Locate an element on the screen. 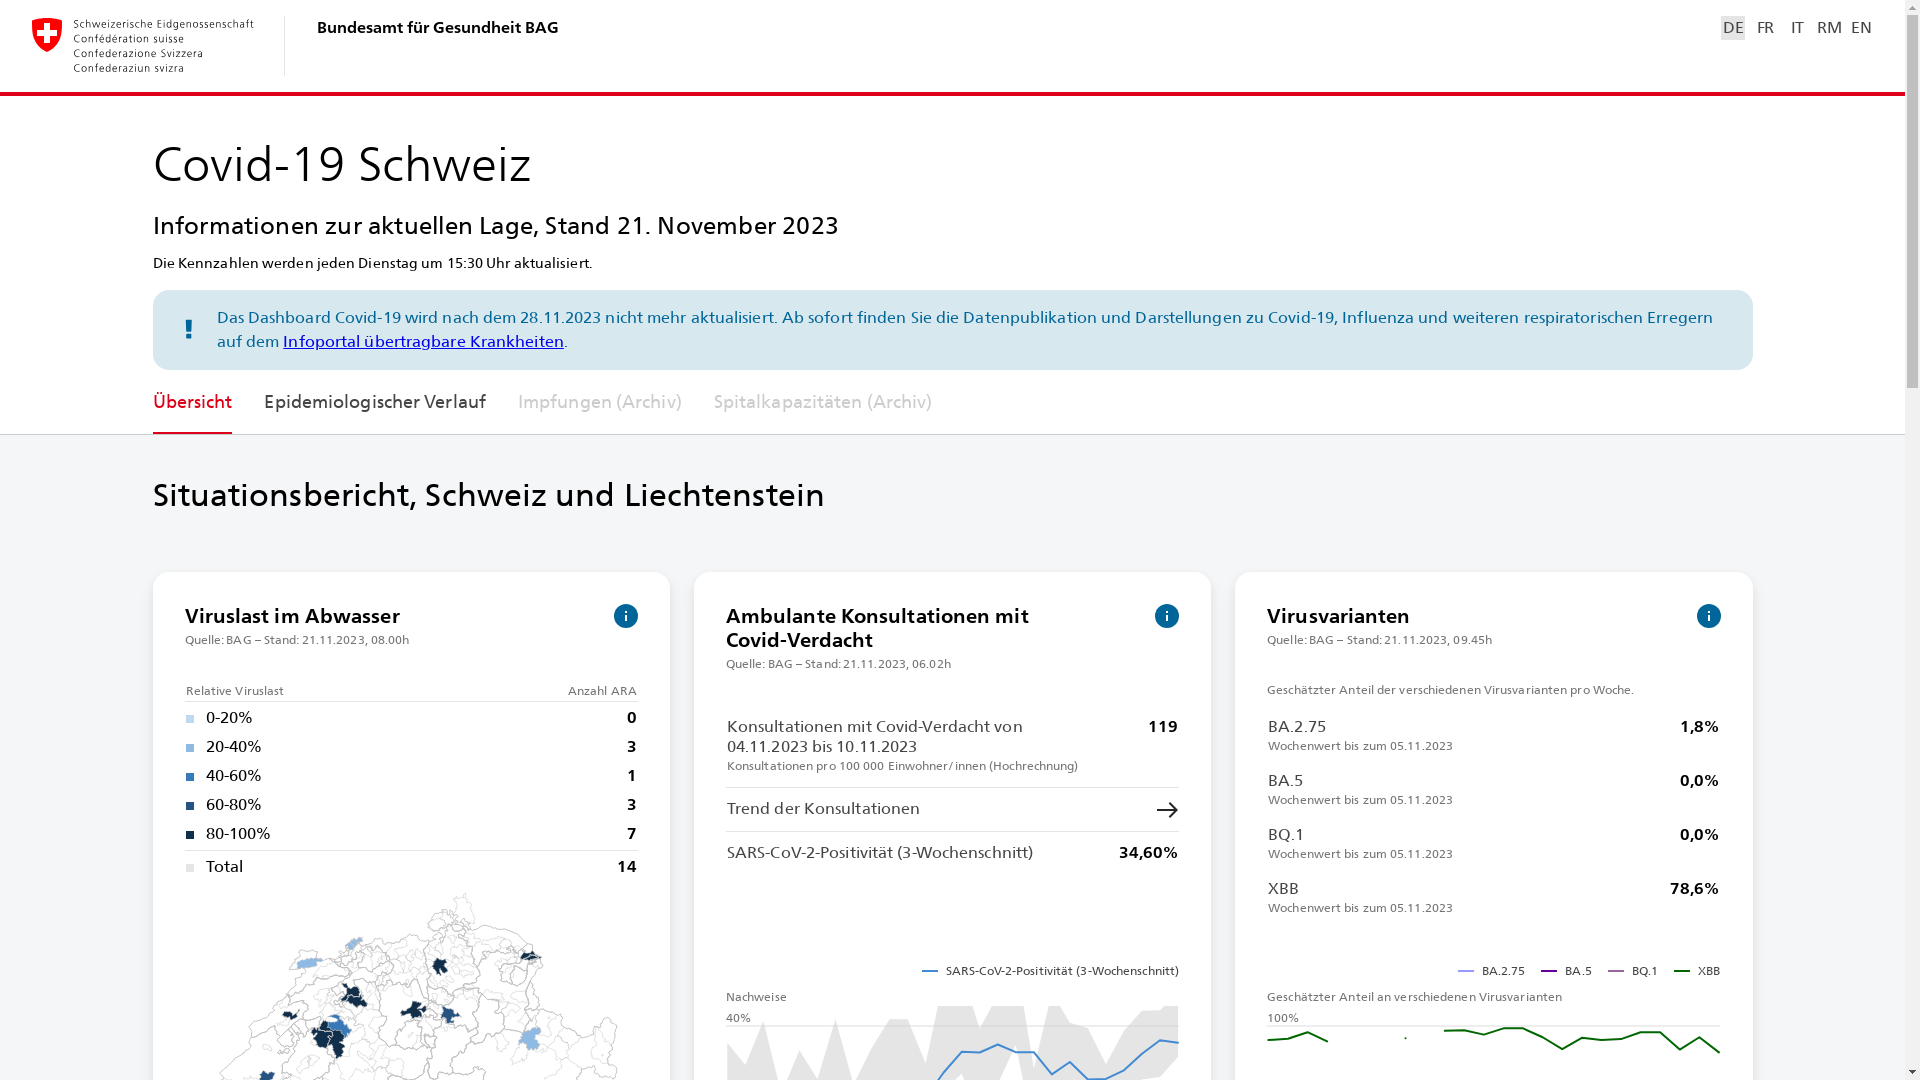 The height and width of the screenshot is (1080, 1920). 'Beschreibungen einblenden' is located at coordinates (624, 615).